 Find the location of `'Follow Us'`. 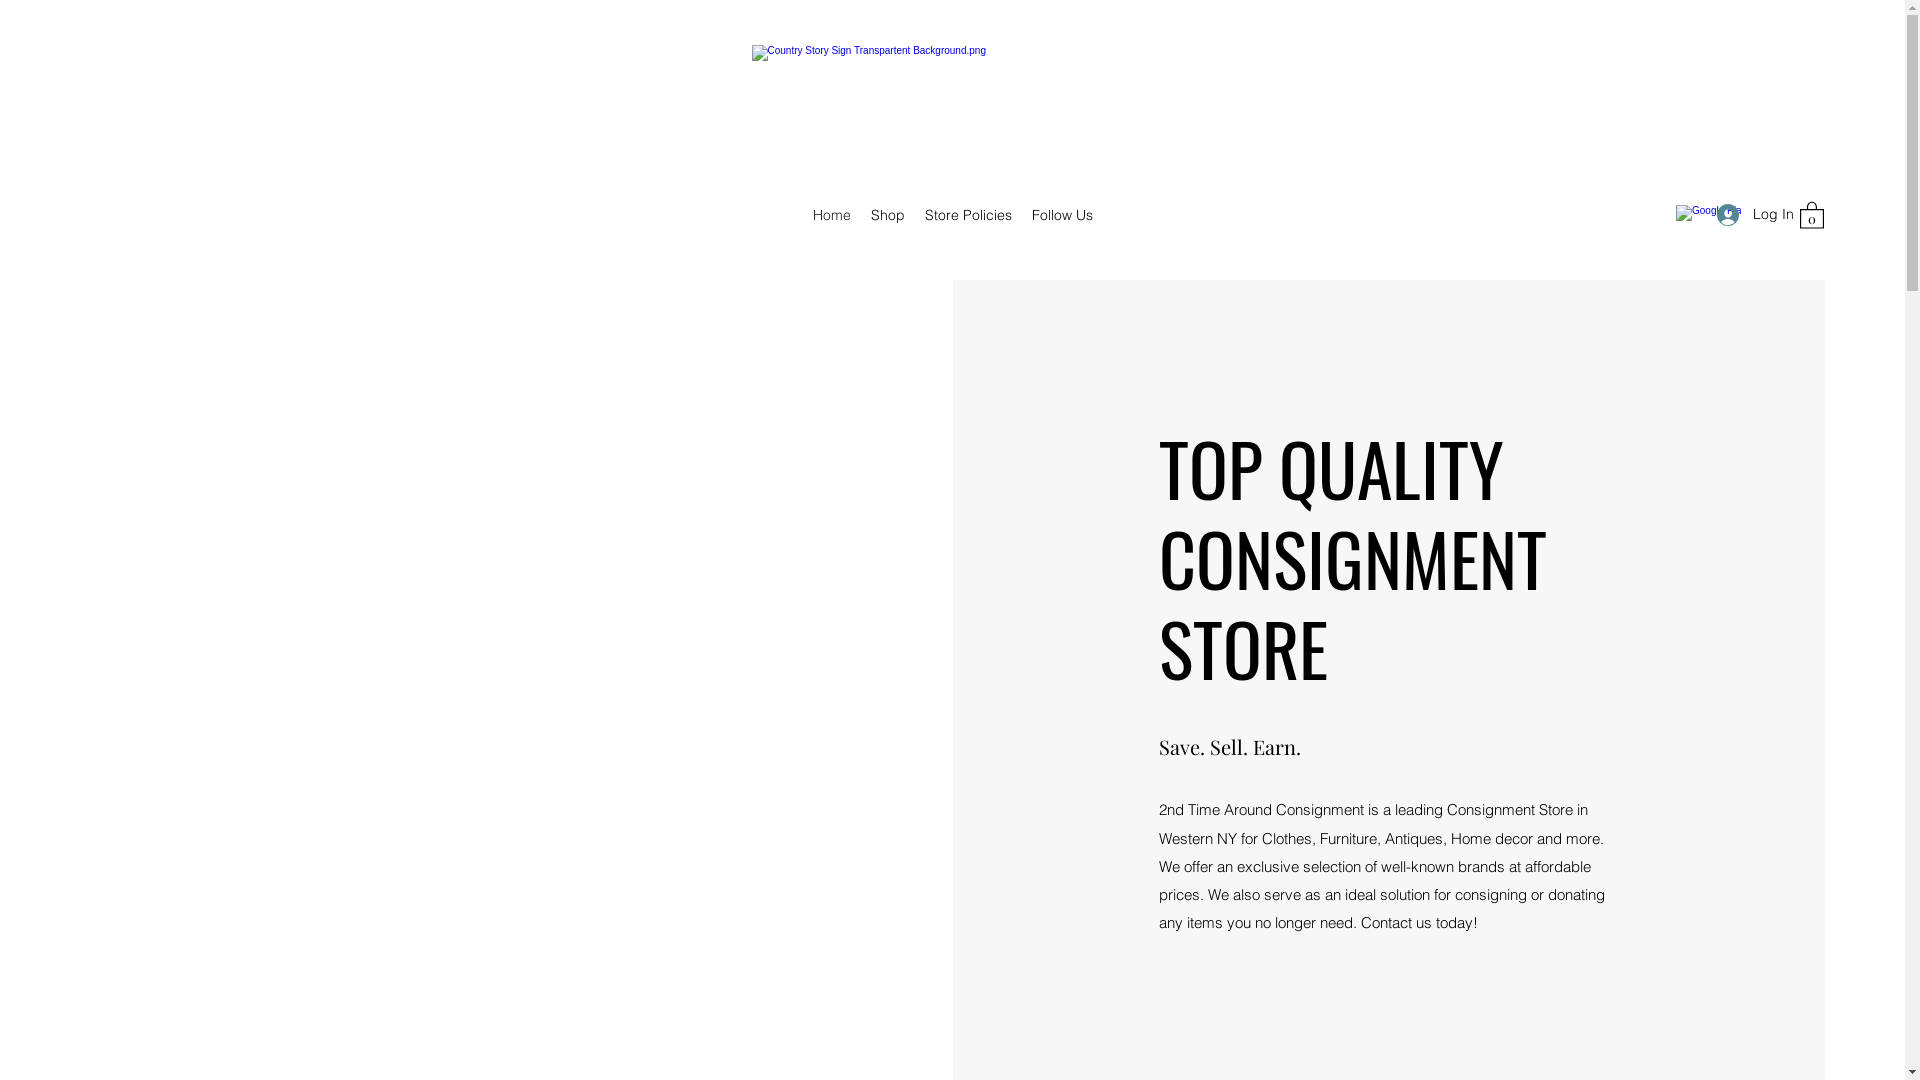

'Follow Us' is located at coordinates (1022, 215).